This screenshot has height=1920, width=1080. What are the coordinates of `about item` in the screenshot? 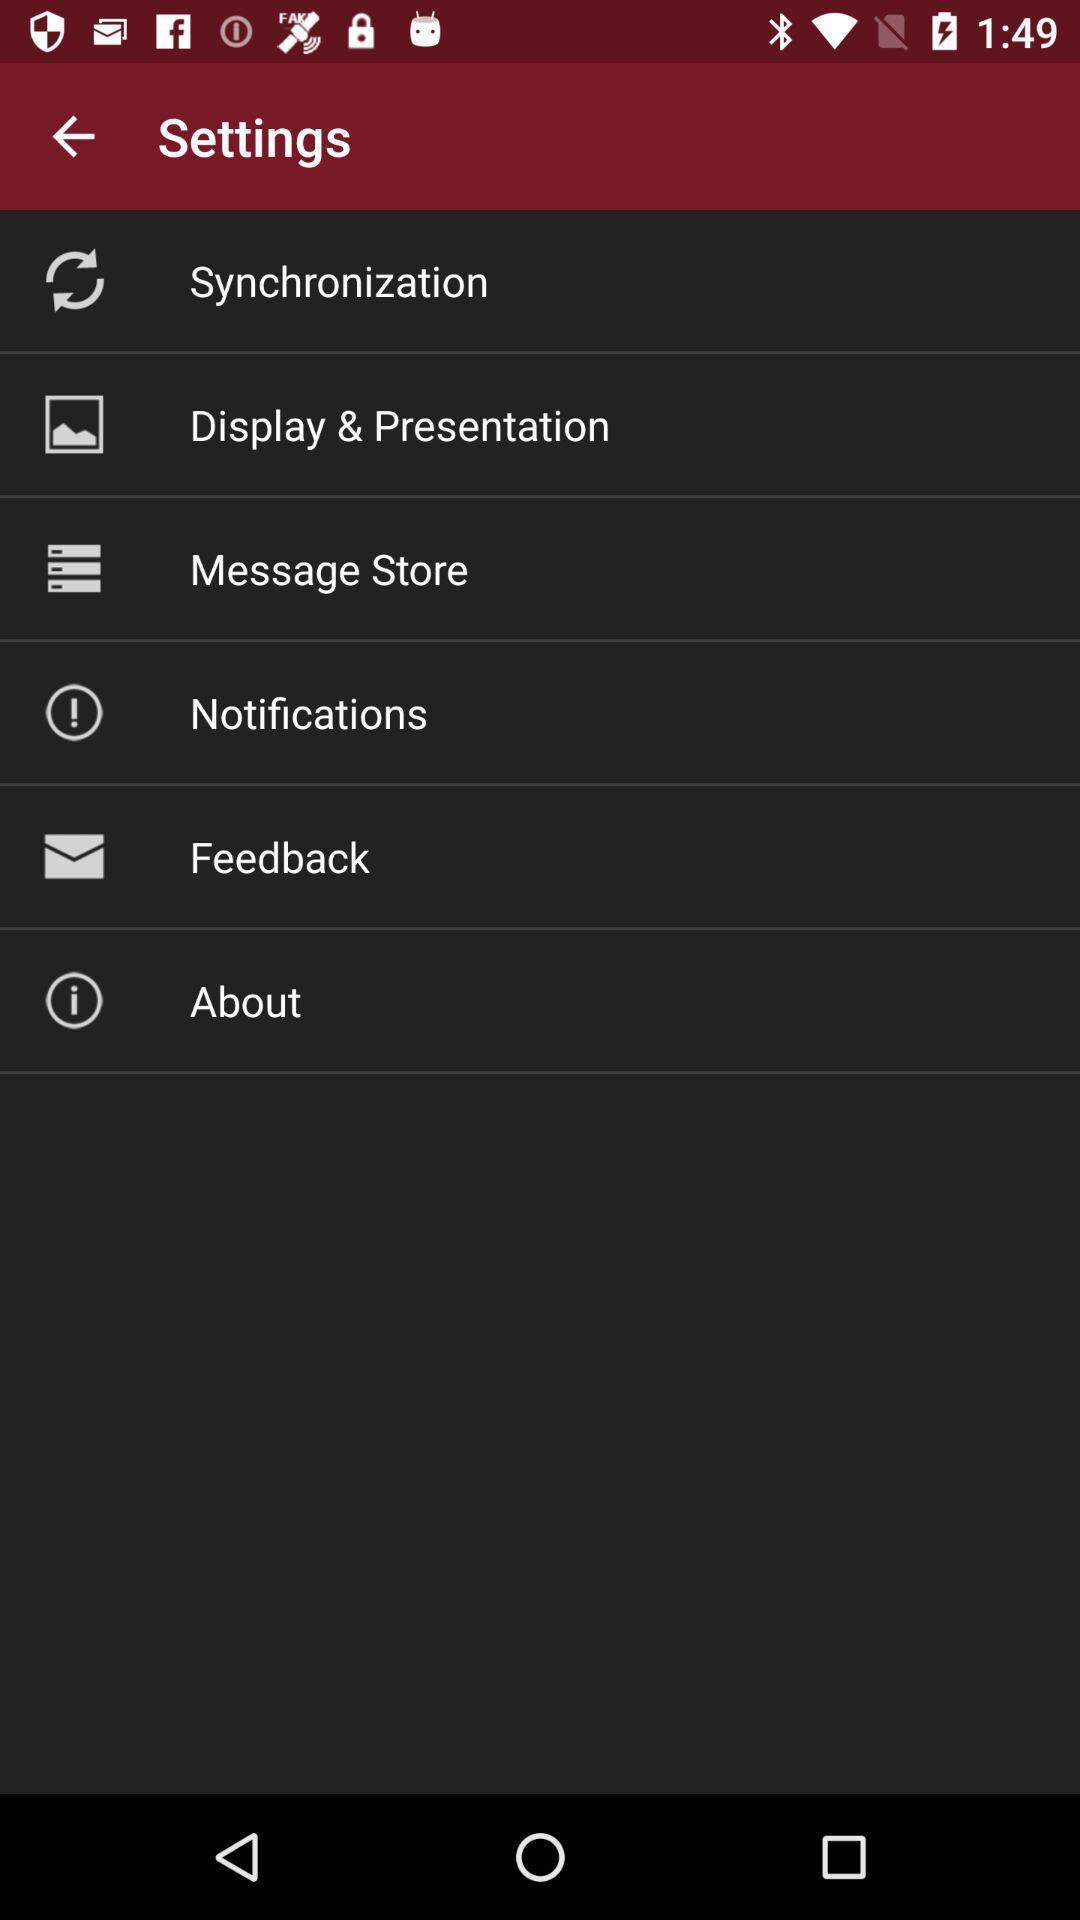 It's located at (244, 1000).